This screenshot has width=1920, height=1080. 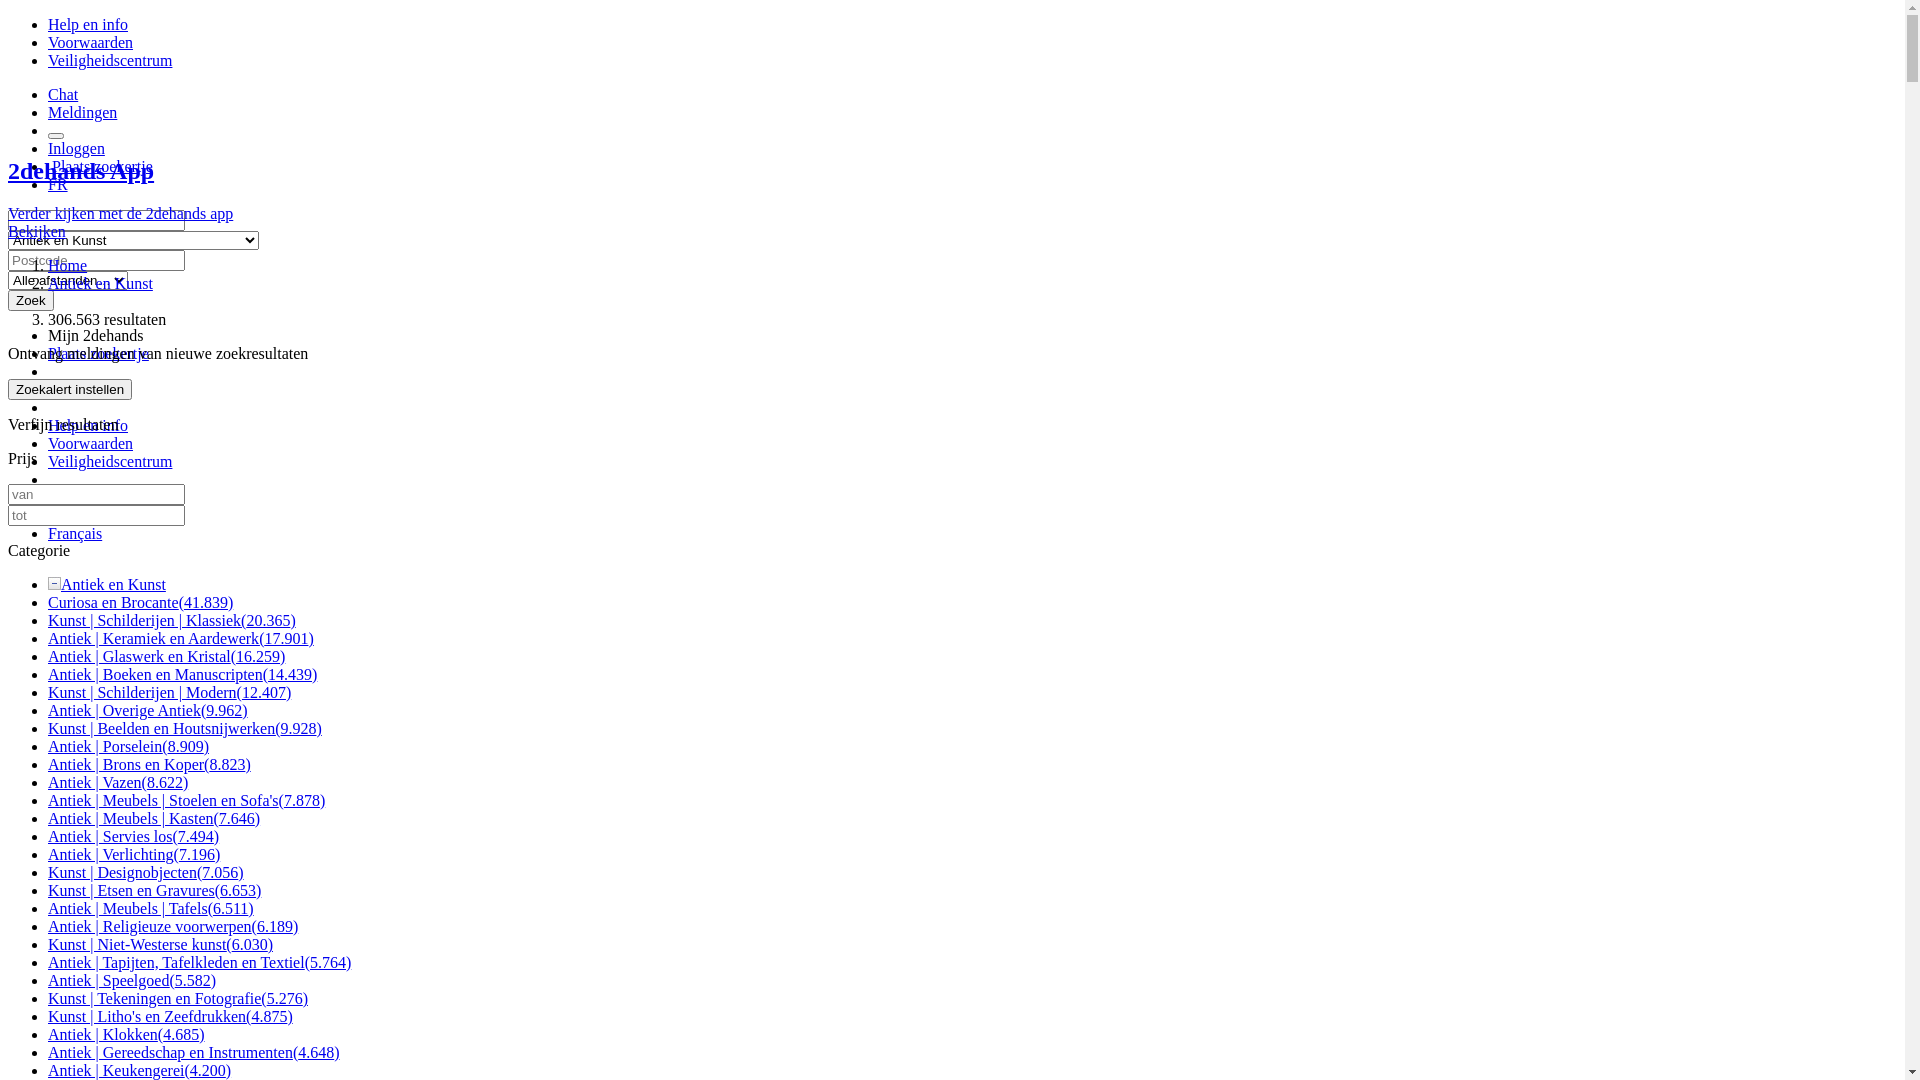 I want to click on 'Antiek | Meubels | Kasten(7.646)', so click(x=152, y=818).